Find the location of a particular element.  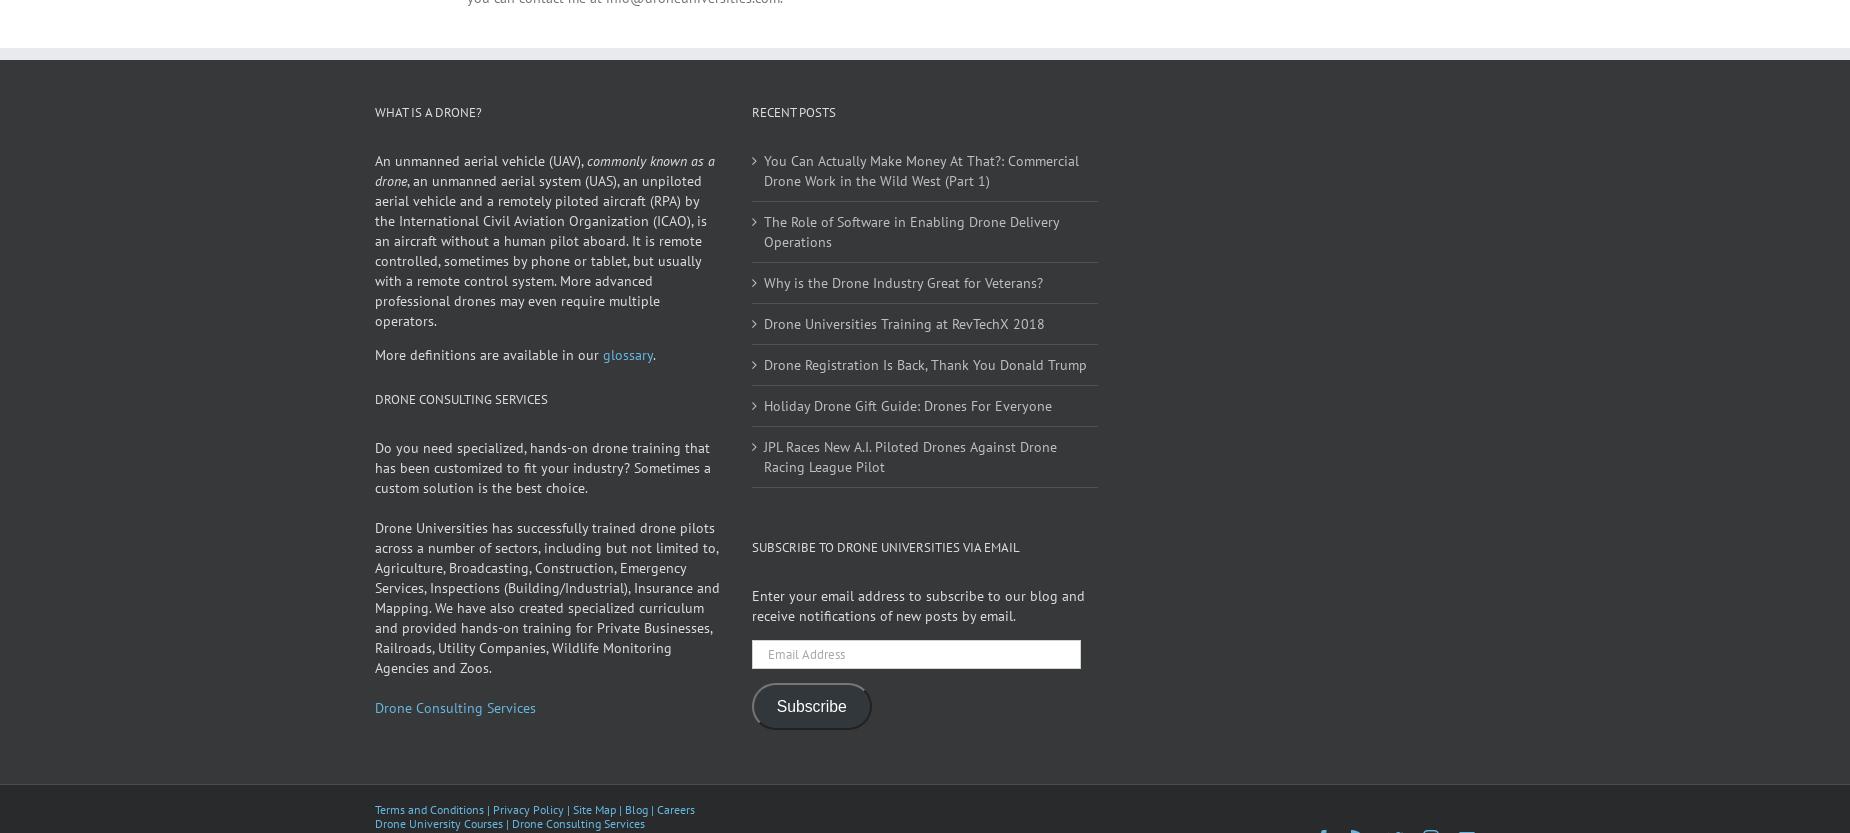

'What is a Drone?' is located at coordinates (427, 139).